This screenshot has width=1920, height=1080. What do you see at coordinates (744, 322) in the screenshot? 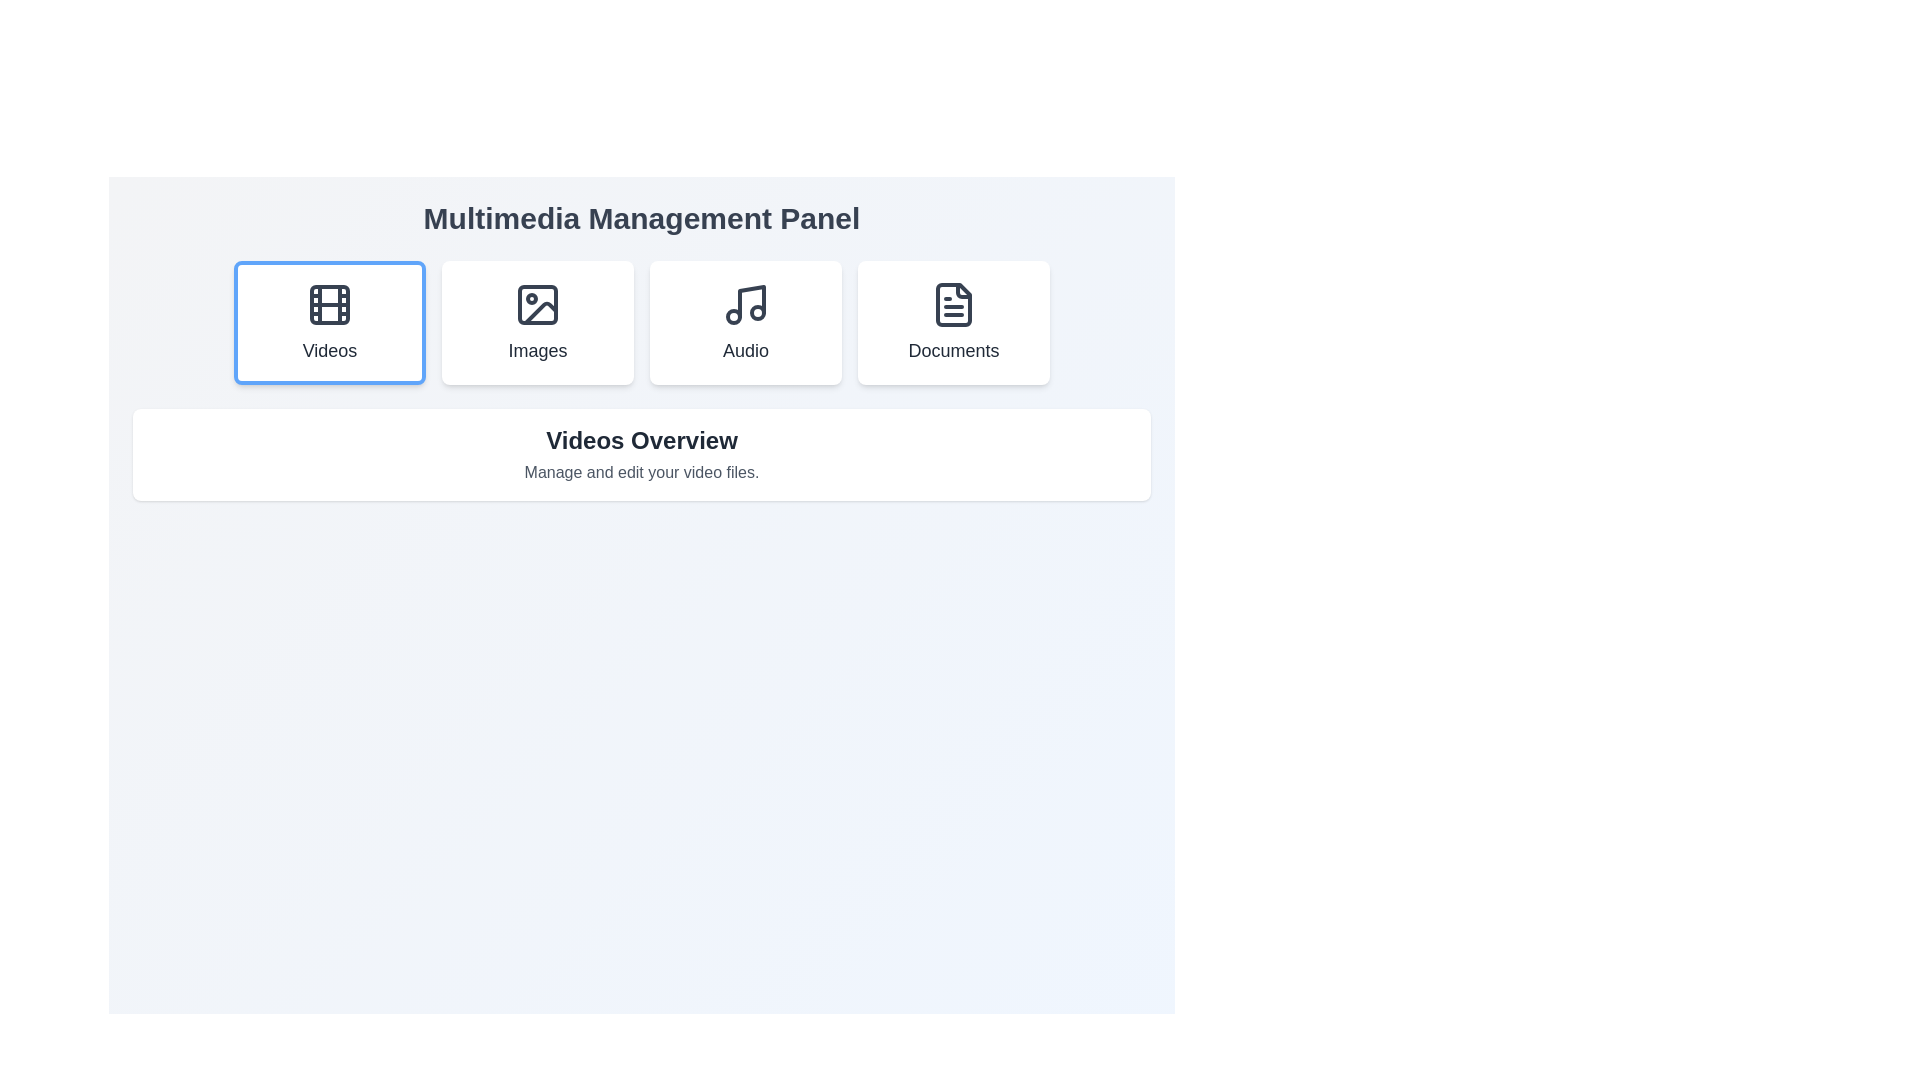
I see `the third card in a row of four that serves as a navigation button for managing audio files` at bounding box center [744, 322].